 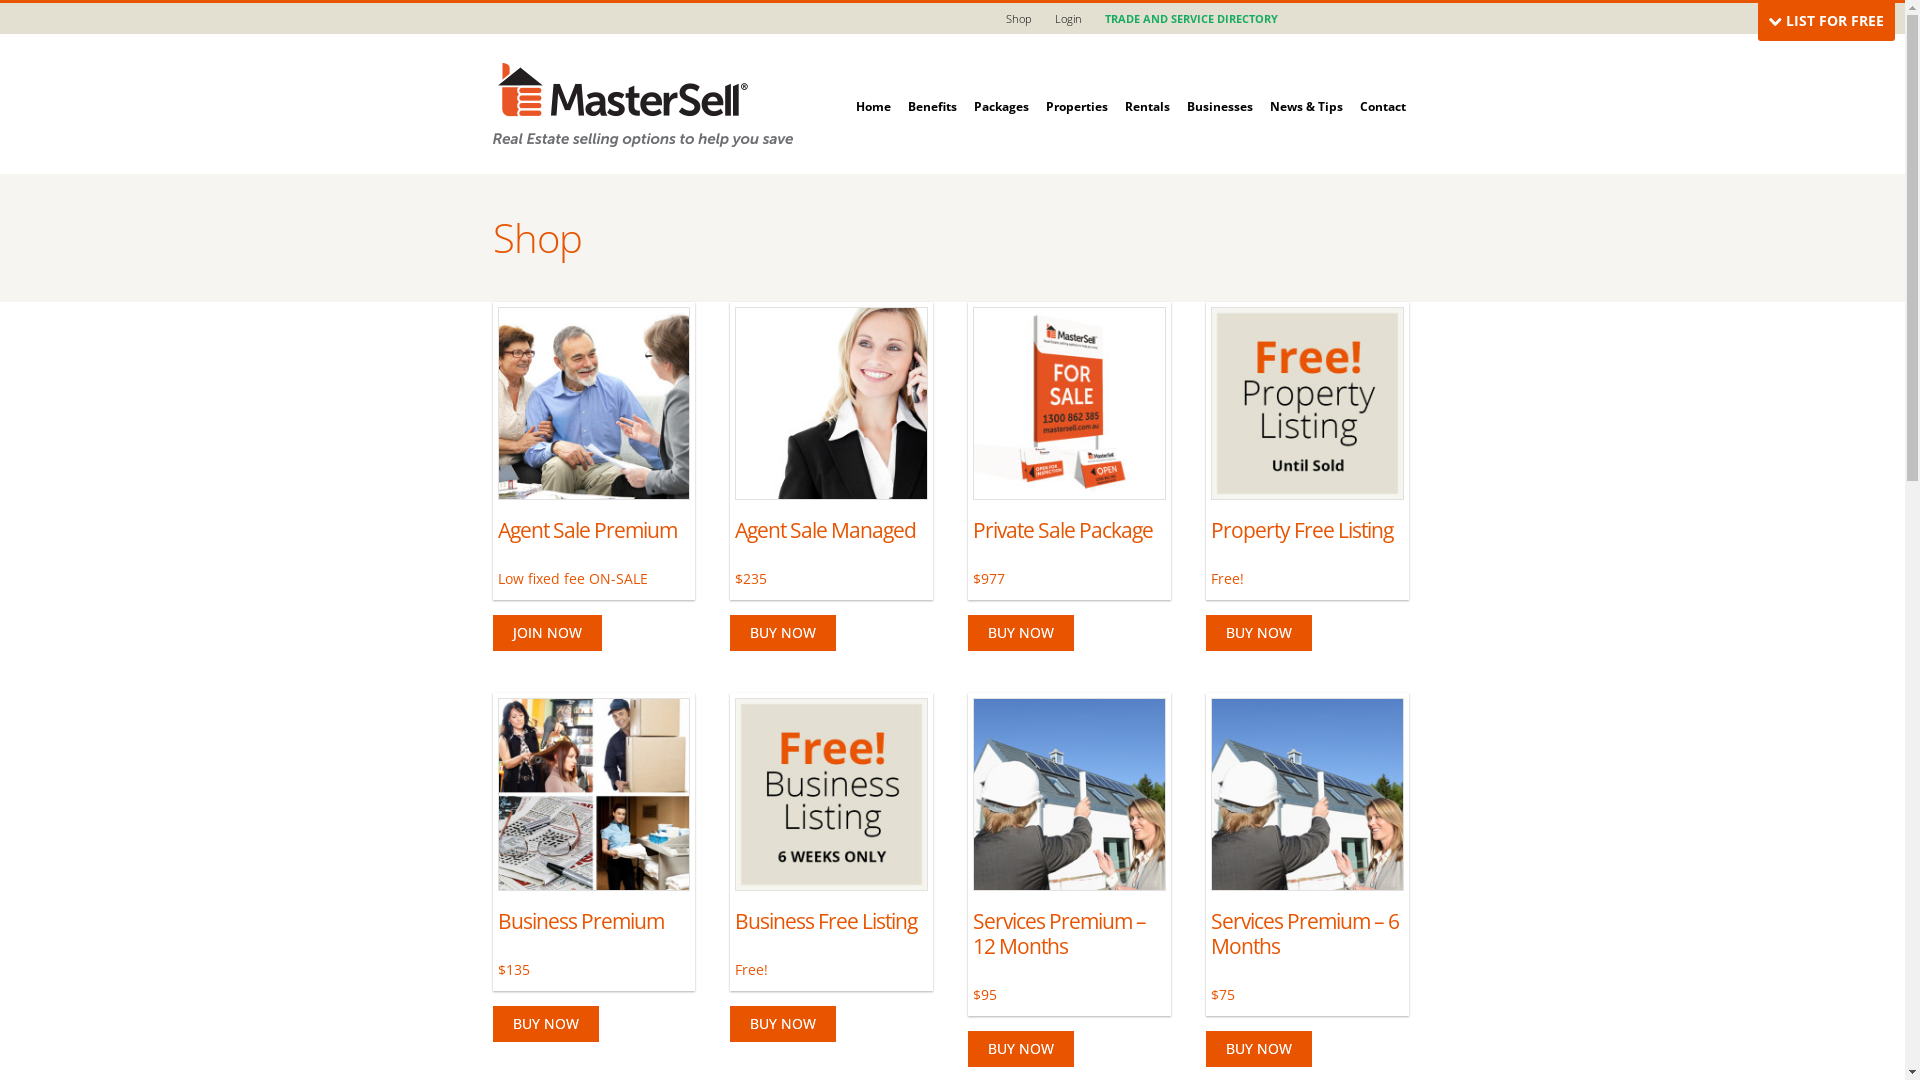 What do you see at coordinates (1066, 18) in the screenshot?
I see `'Login'` at bounding box center [1066, 18].